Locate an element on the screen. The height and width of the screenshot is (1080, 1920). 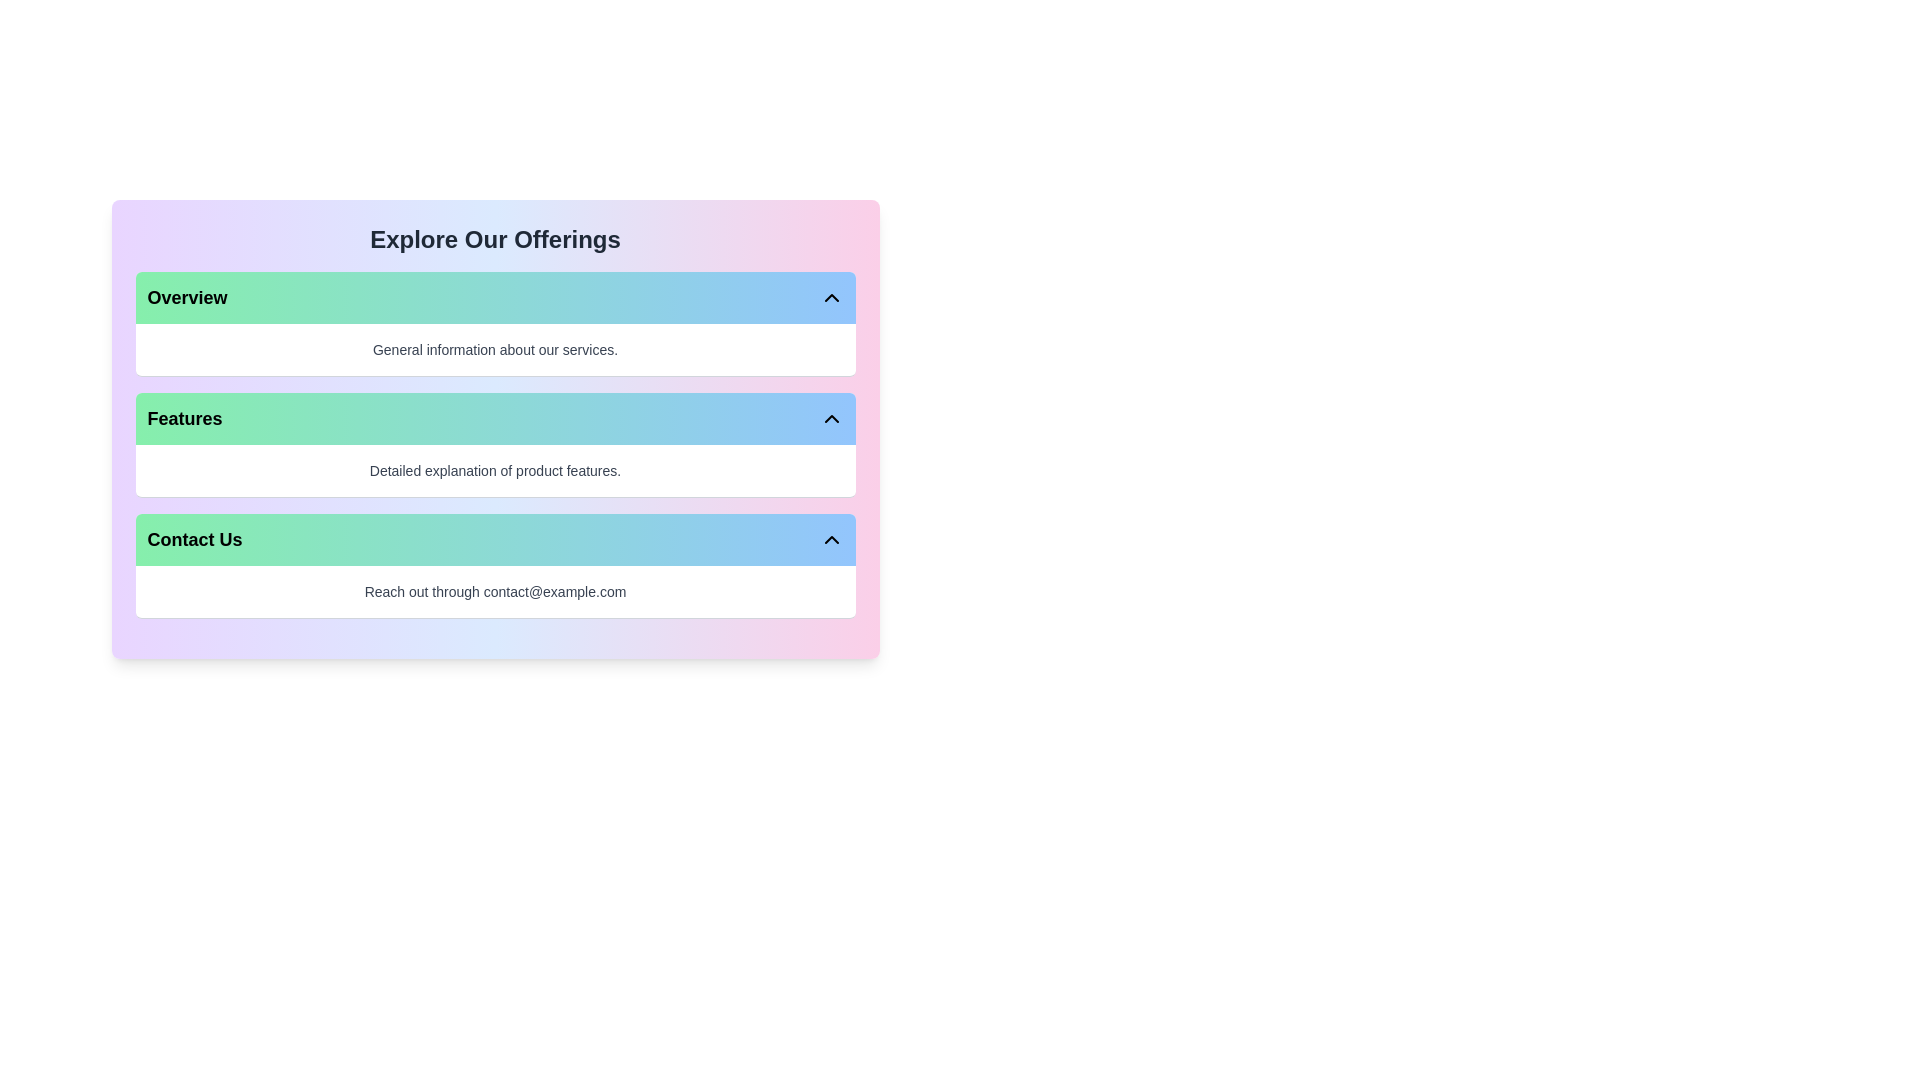
the Informative section, which is centrally positioned between the 'Overview' and 'Contact Us' sections, serving to display detailed information about product features is located at coordinates (495, 428).